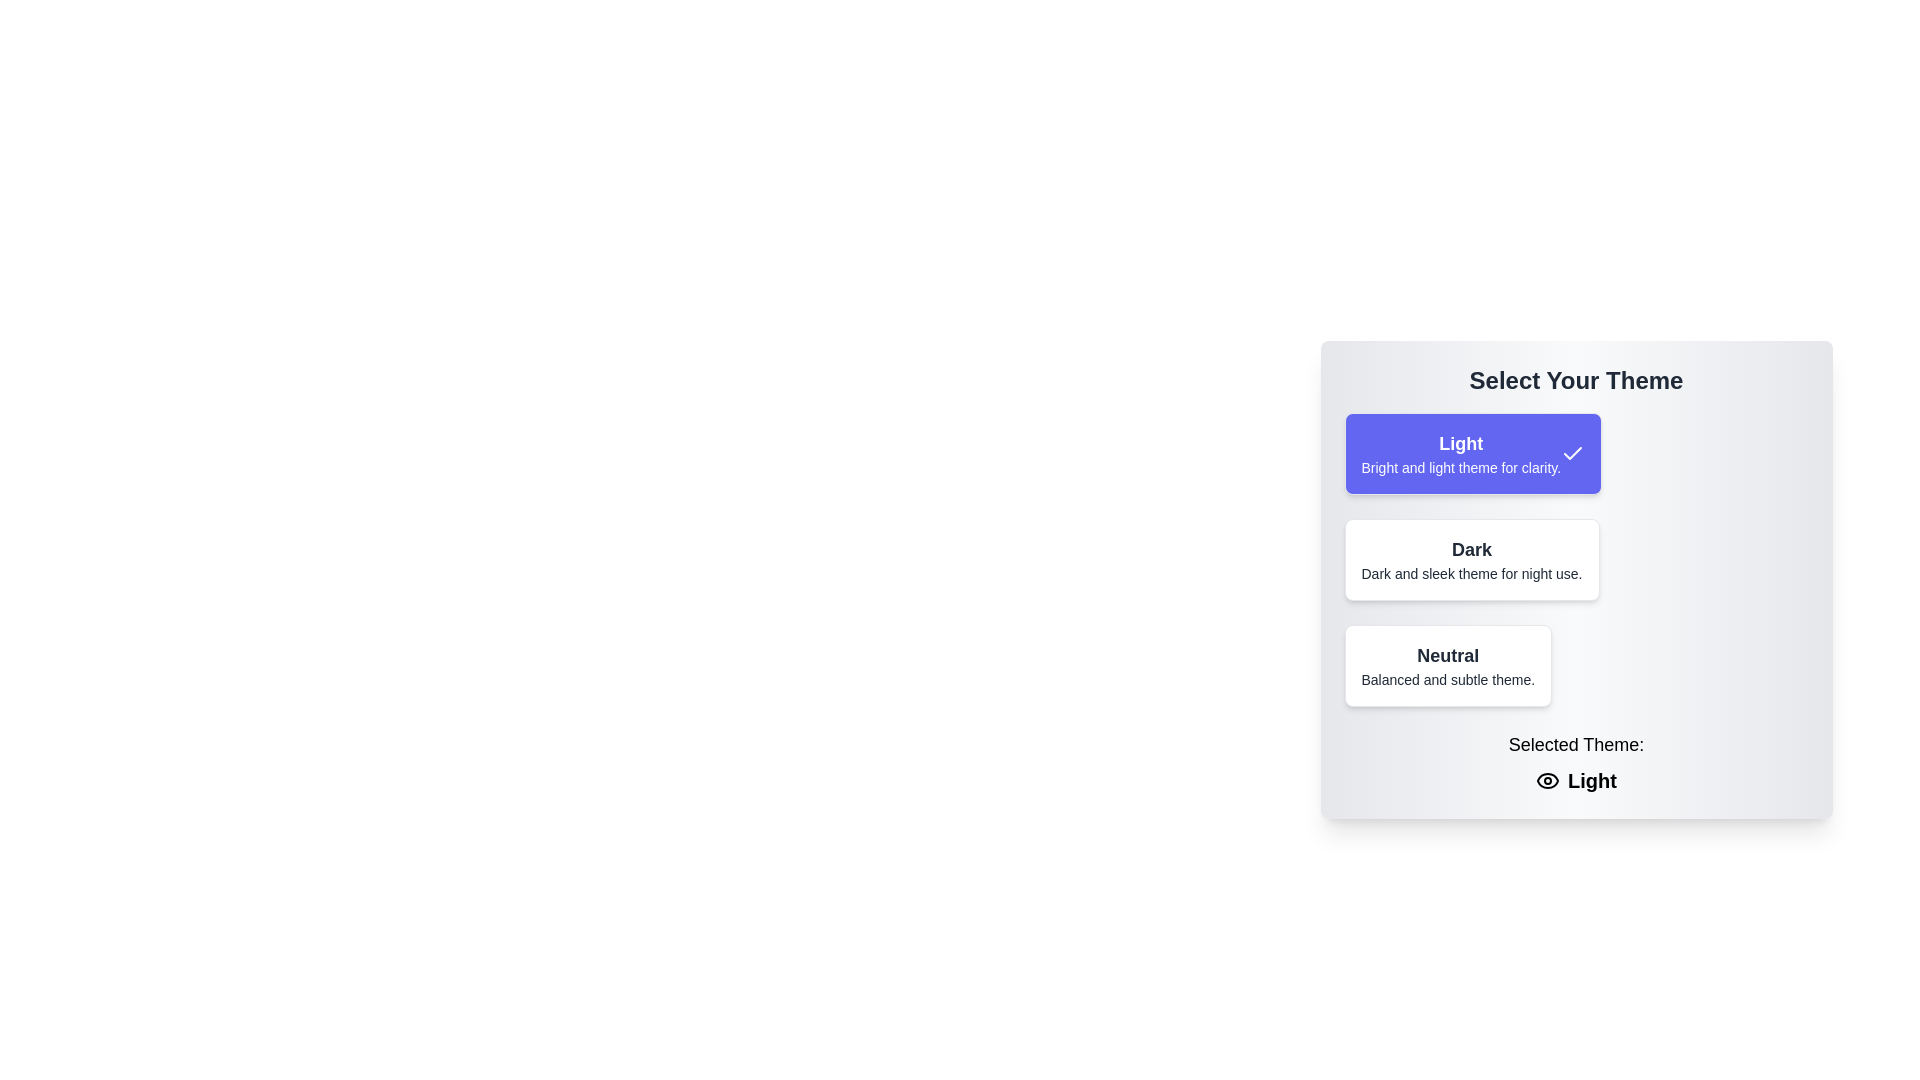  Describe the element at coordinates (1461, 454) in the screenshot. I see `the non-interactive text block that describes the characteristics of the 'Light' theme, located inside the purple rectangular button labeled 'Light'` at that location.